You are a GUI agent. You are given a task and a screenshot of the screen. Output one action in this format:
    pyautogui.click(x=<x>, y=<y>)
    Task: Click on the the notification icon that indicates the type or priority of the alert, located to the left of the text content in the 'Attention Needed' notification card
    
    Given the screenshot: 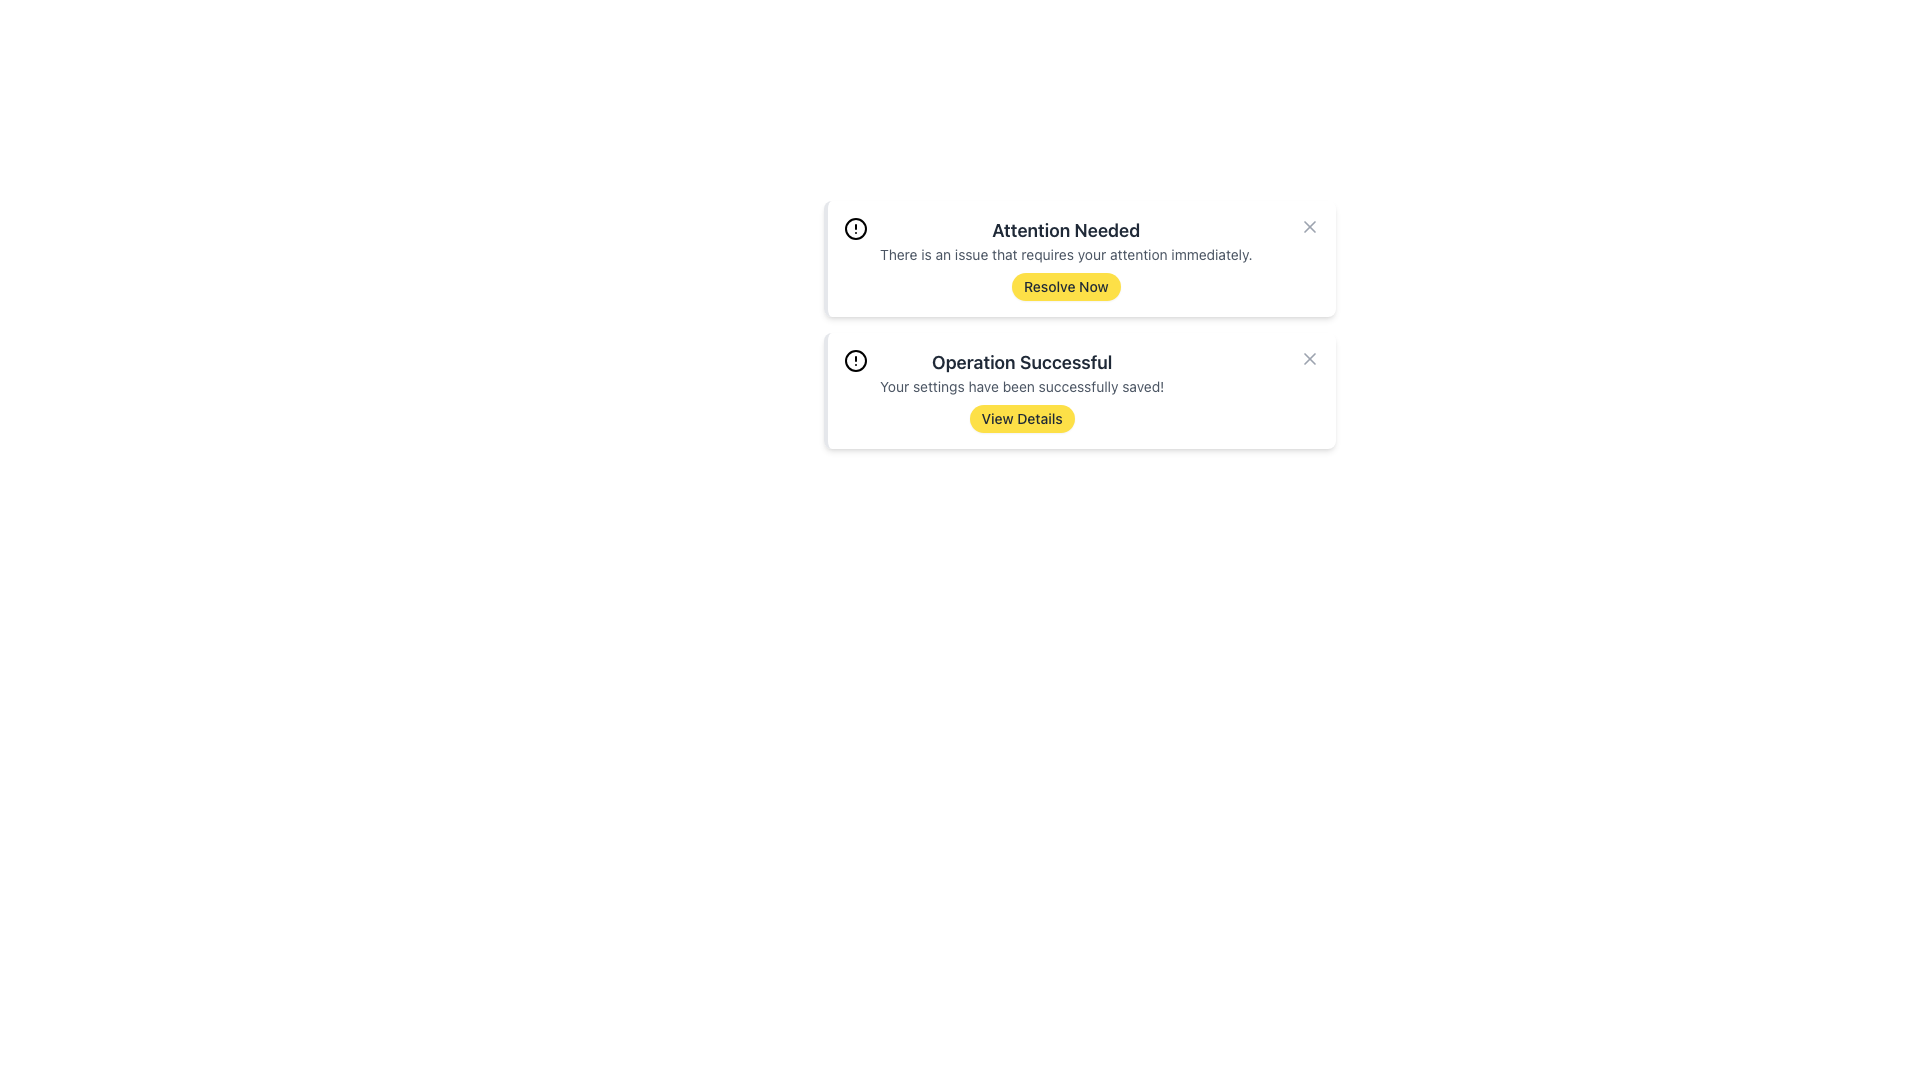 What is the action you would take?
    pyautogui.click(x=855, y=227)
    